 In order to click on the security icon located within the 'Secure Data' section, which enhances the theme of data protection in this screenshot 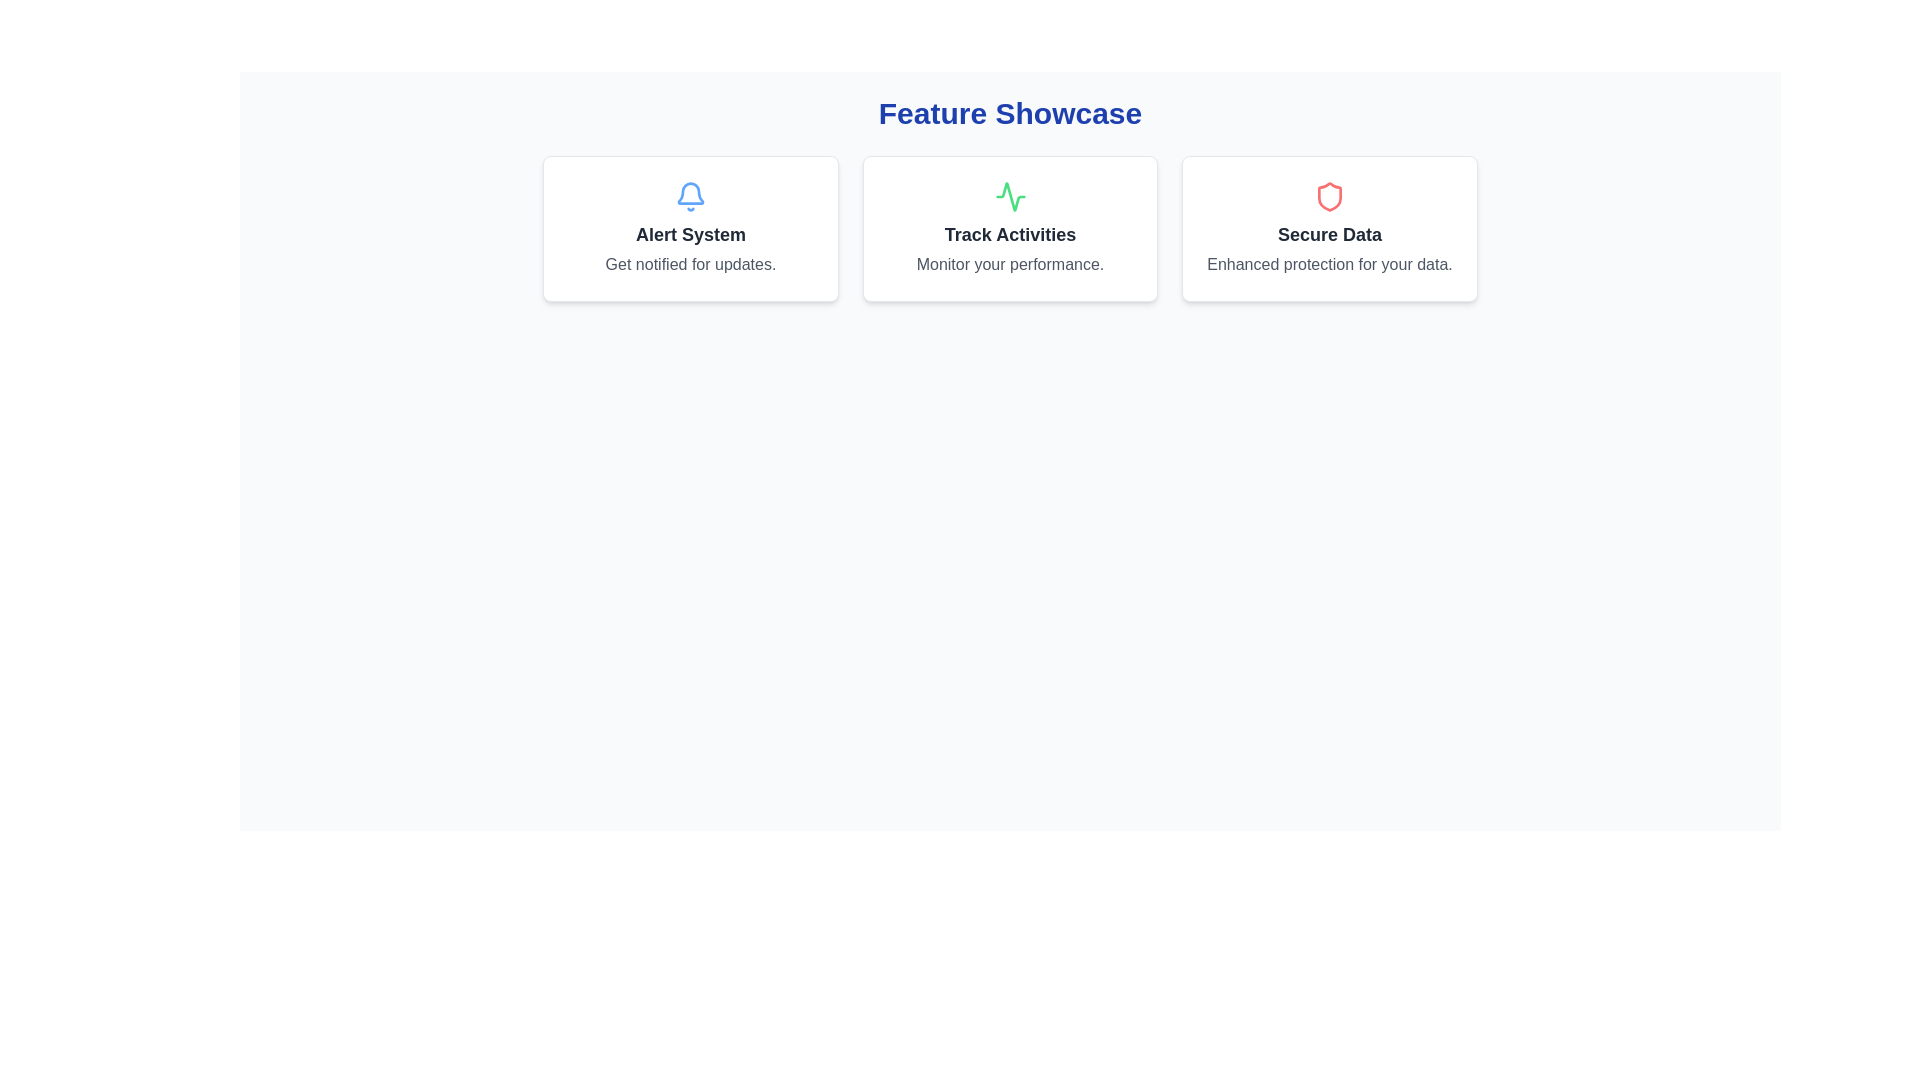, I will do `click(1329, 196)`.